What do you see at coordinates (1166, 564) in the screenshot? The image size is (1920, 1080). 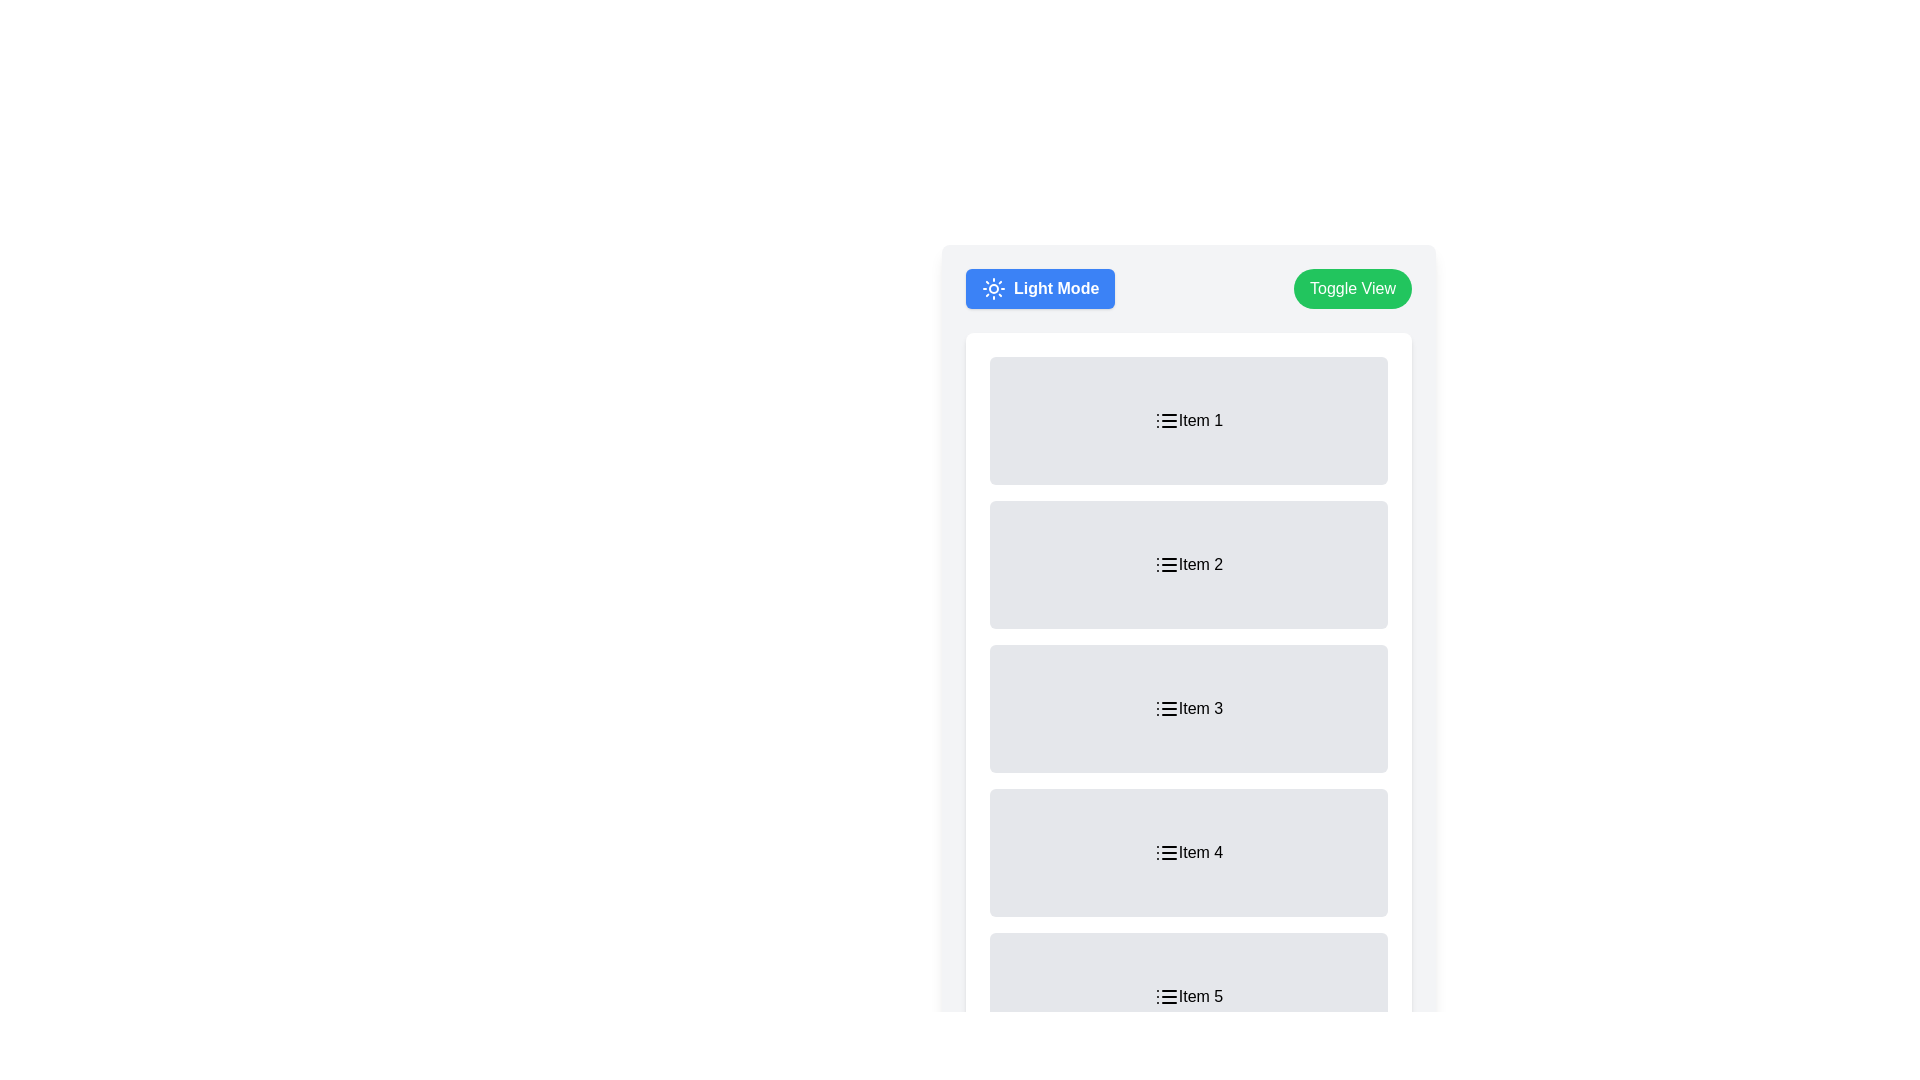 I see `the list icon (SVG) located in the second list item ('Item 2')` at bounding box center [1166, 564].